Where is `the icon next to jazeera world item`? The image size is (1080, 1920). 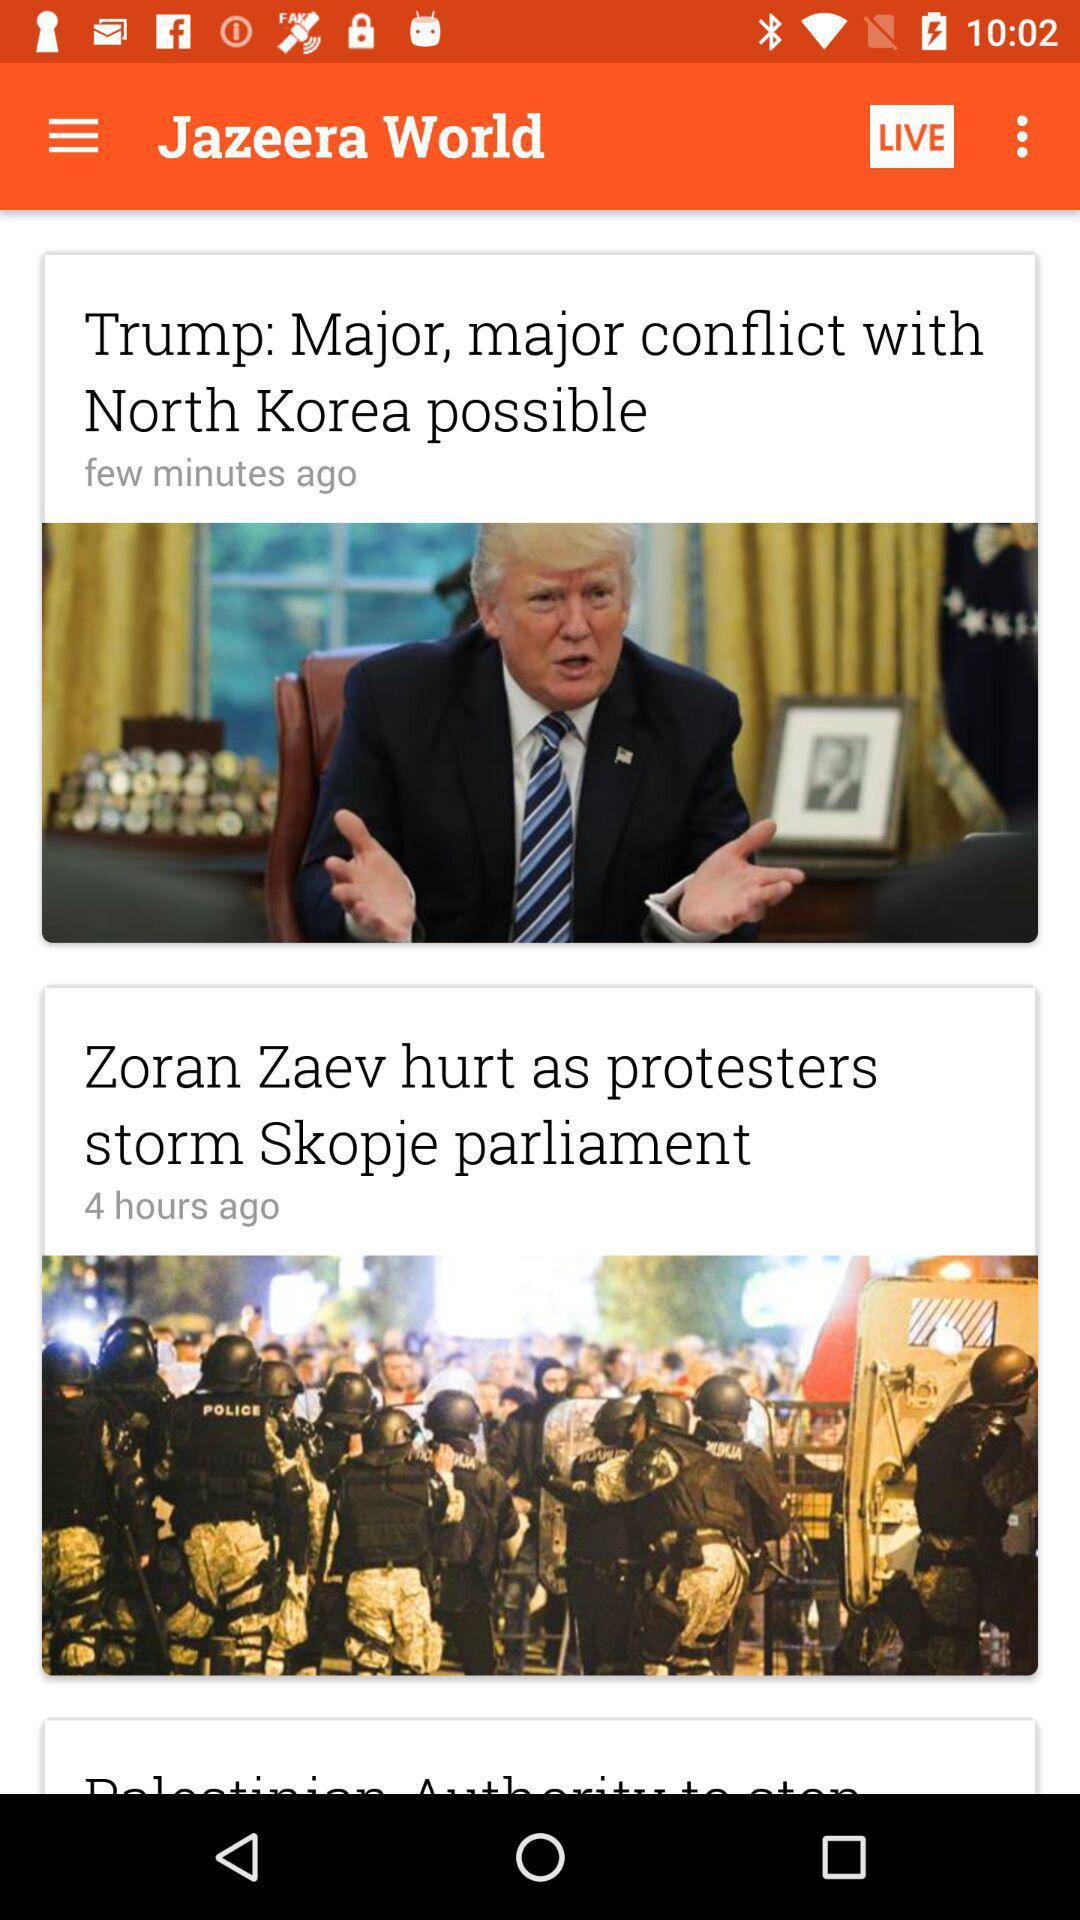
the icon next to jazeera world item is located at coordinates (911, 135).